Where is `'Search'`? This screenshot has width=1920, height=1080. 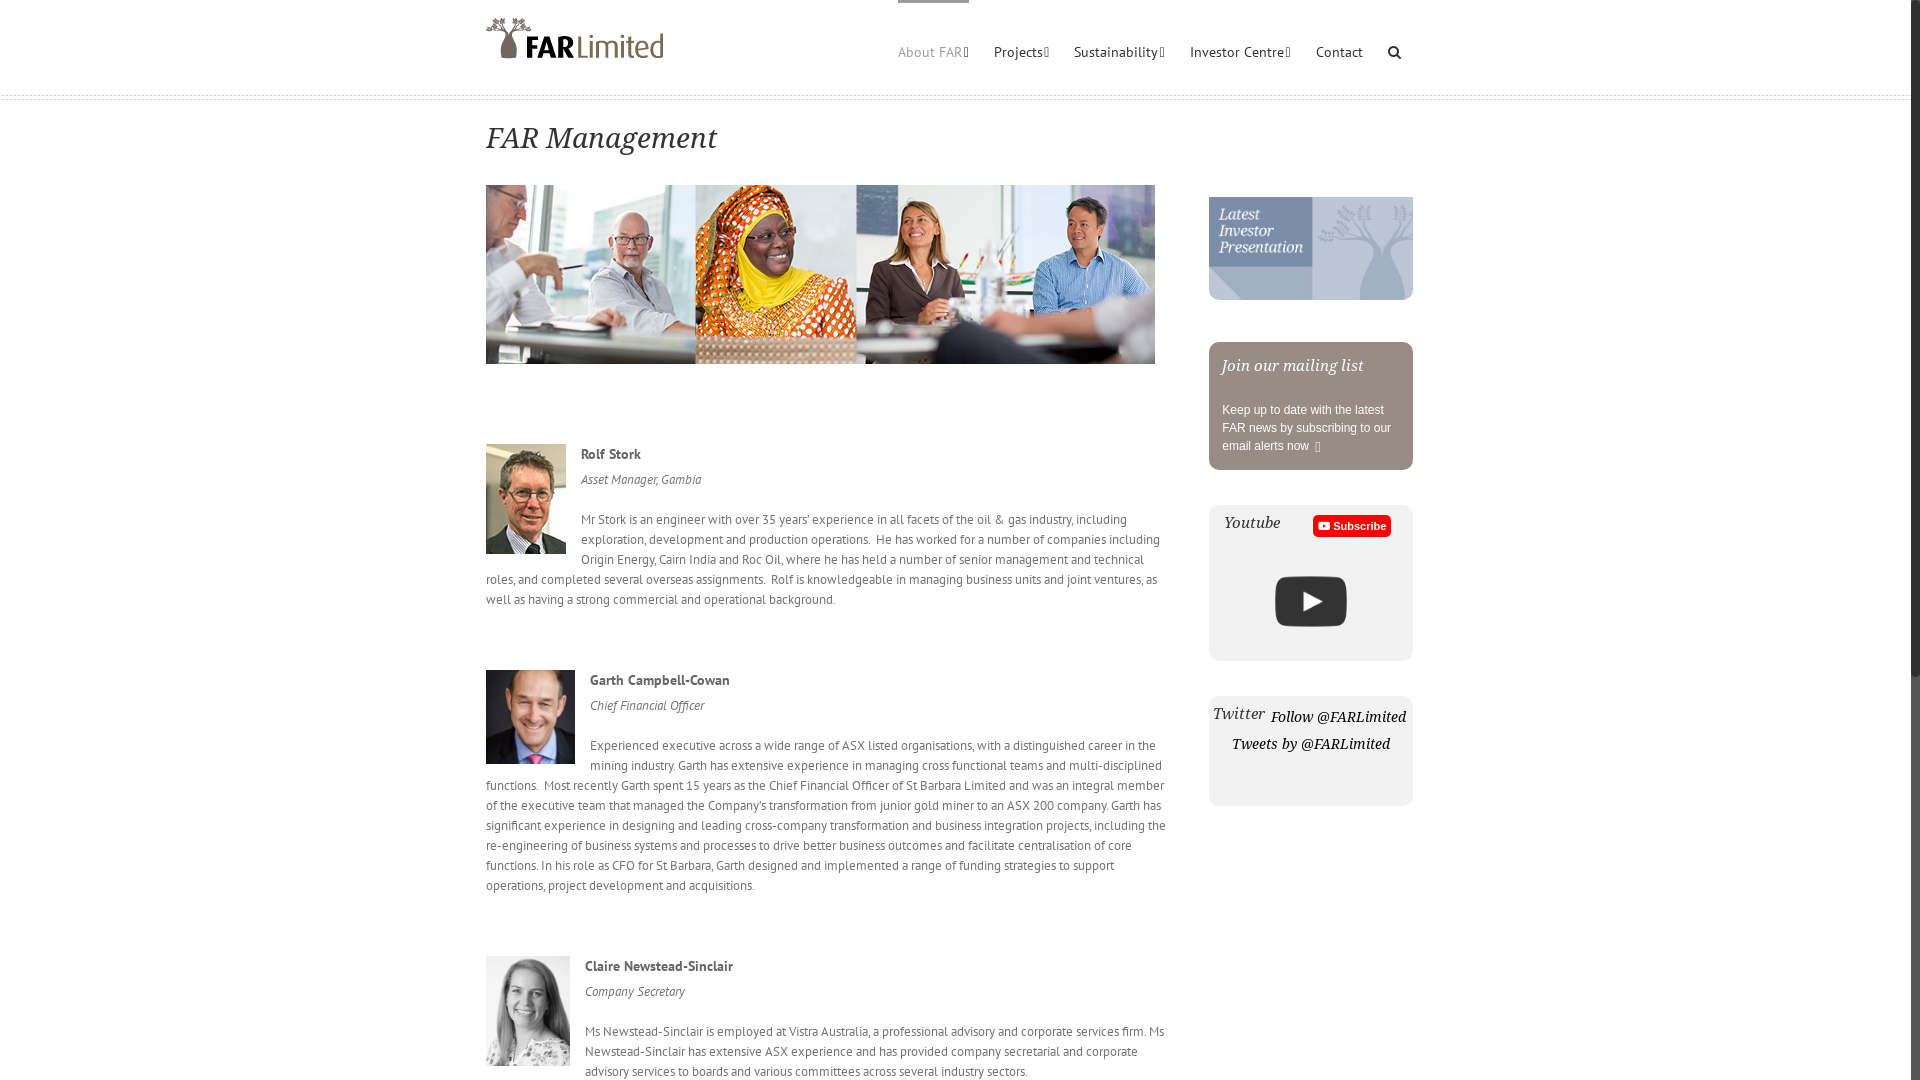 'Search' is located at coordinates (1393, 49).